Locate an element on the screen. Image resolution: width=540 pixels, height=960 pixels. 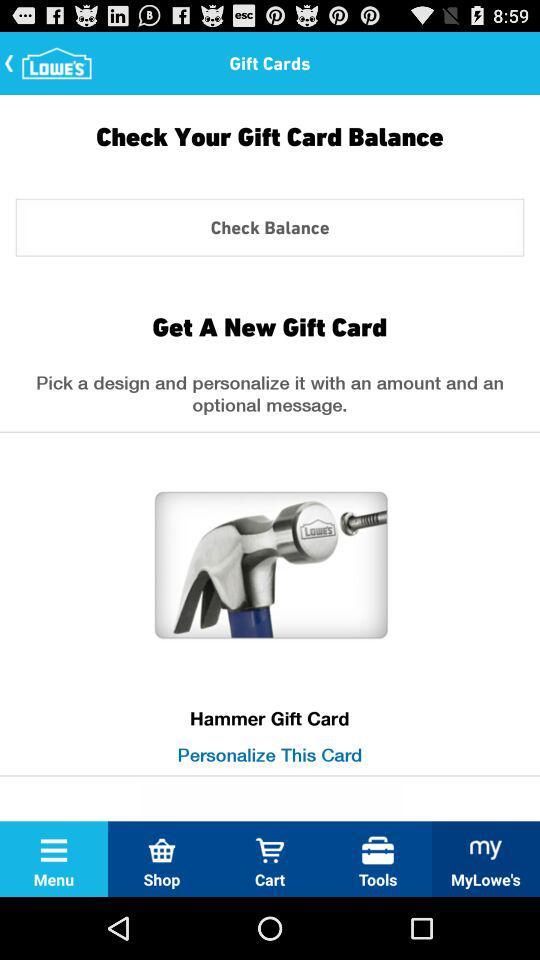
the check your gift item is located at coordinates (270, 150).